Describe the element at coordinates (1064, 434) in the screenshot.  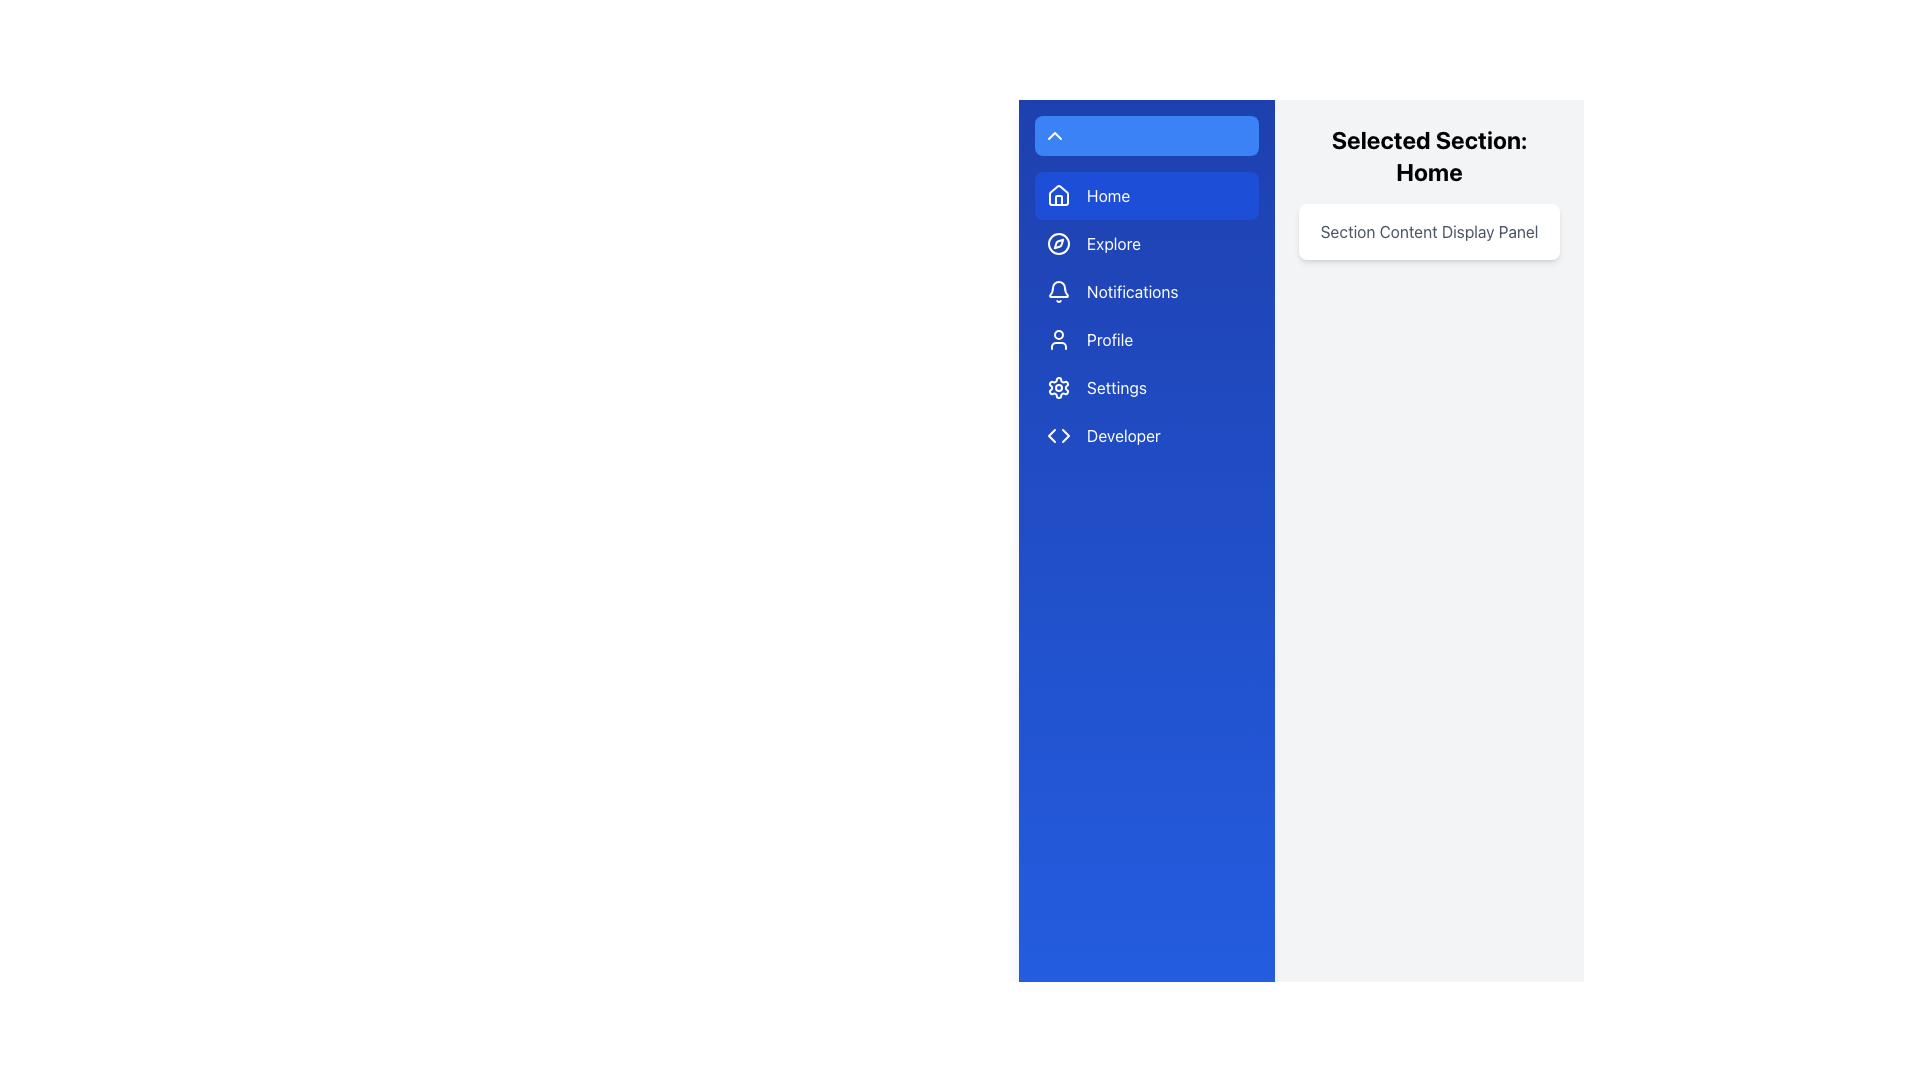
I see `the right-pointing arrow icon located next to the 'Developer' menu item, which is part of a blue-themed interface` at that location.